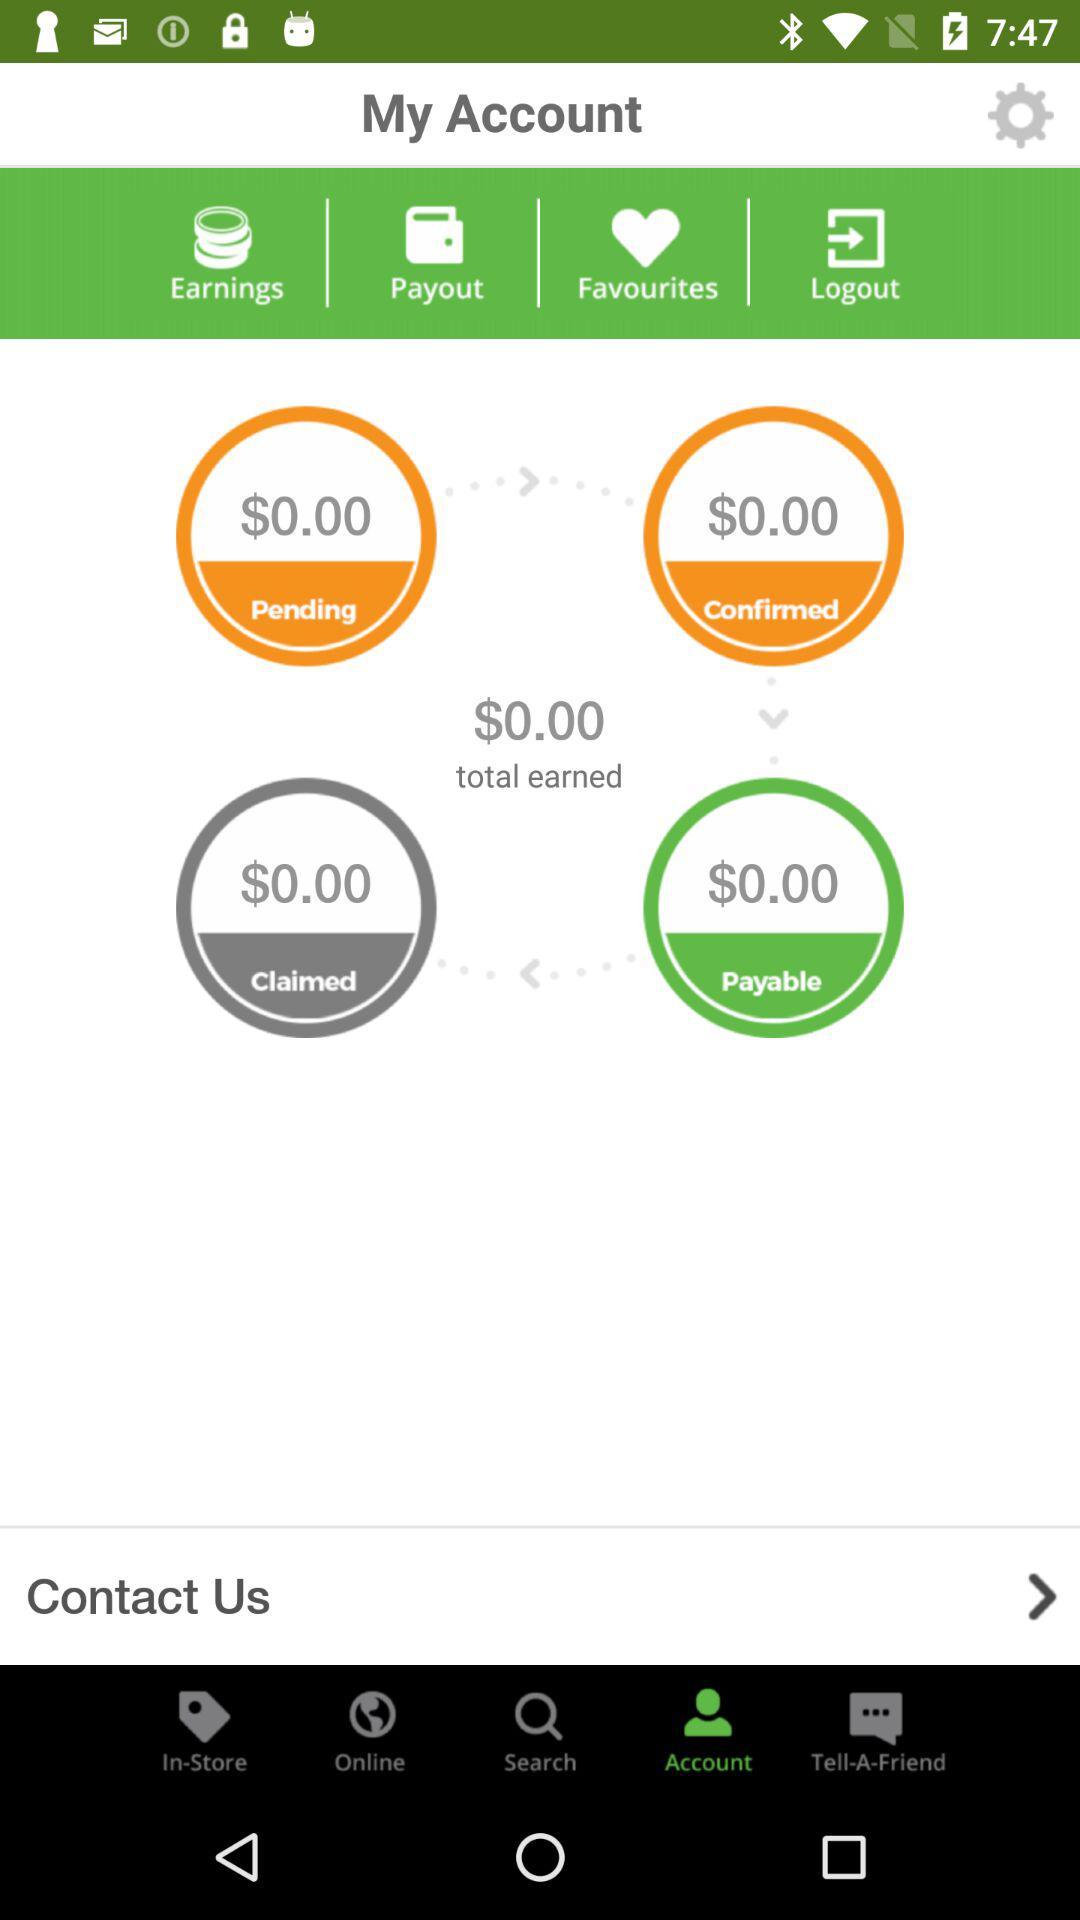 This screenshot has width=1080, height=1920. What do you see at coordinates (874, 1728) in the screenshot?
I see `send referral email` at bounding box center [874, 1728].